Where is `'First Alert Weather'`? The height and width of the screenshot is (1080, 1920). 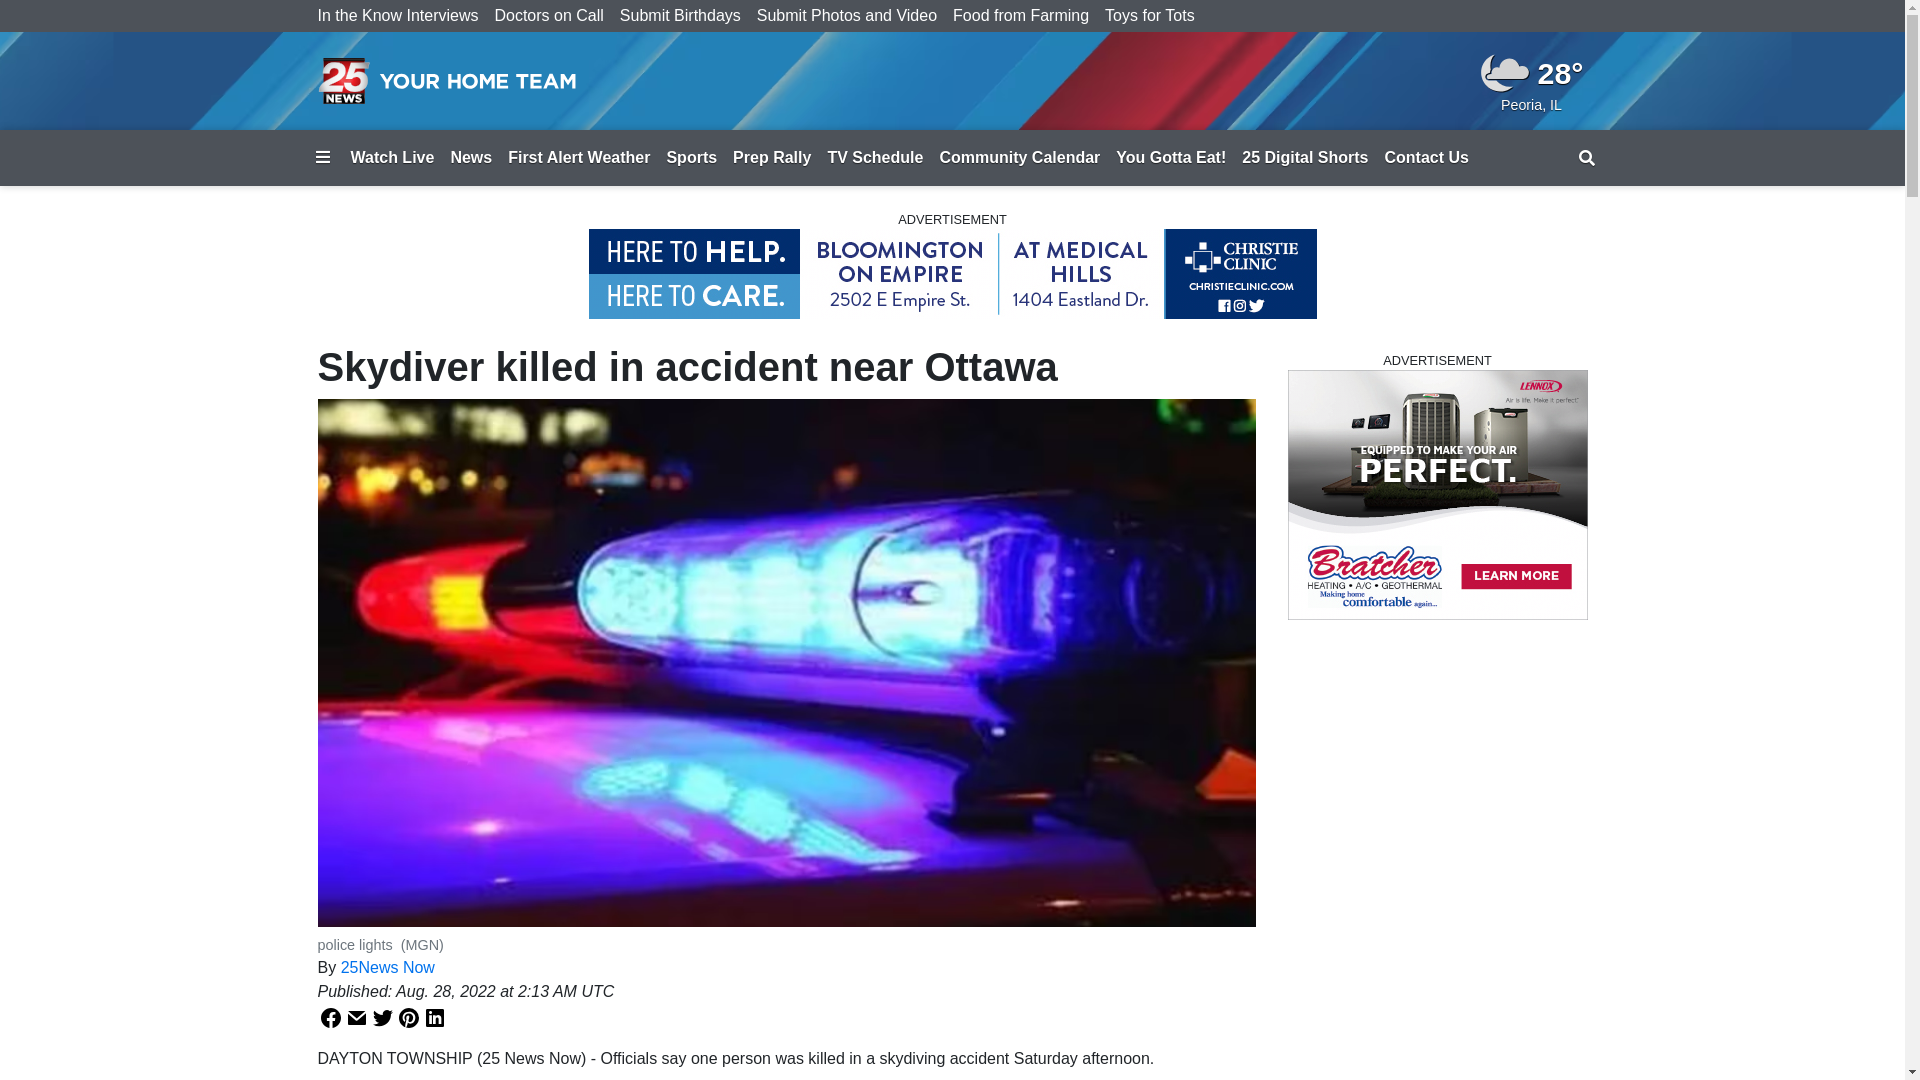
'First Alert Weather' is located at coordinates (578, 157).